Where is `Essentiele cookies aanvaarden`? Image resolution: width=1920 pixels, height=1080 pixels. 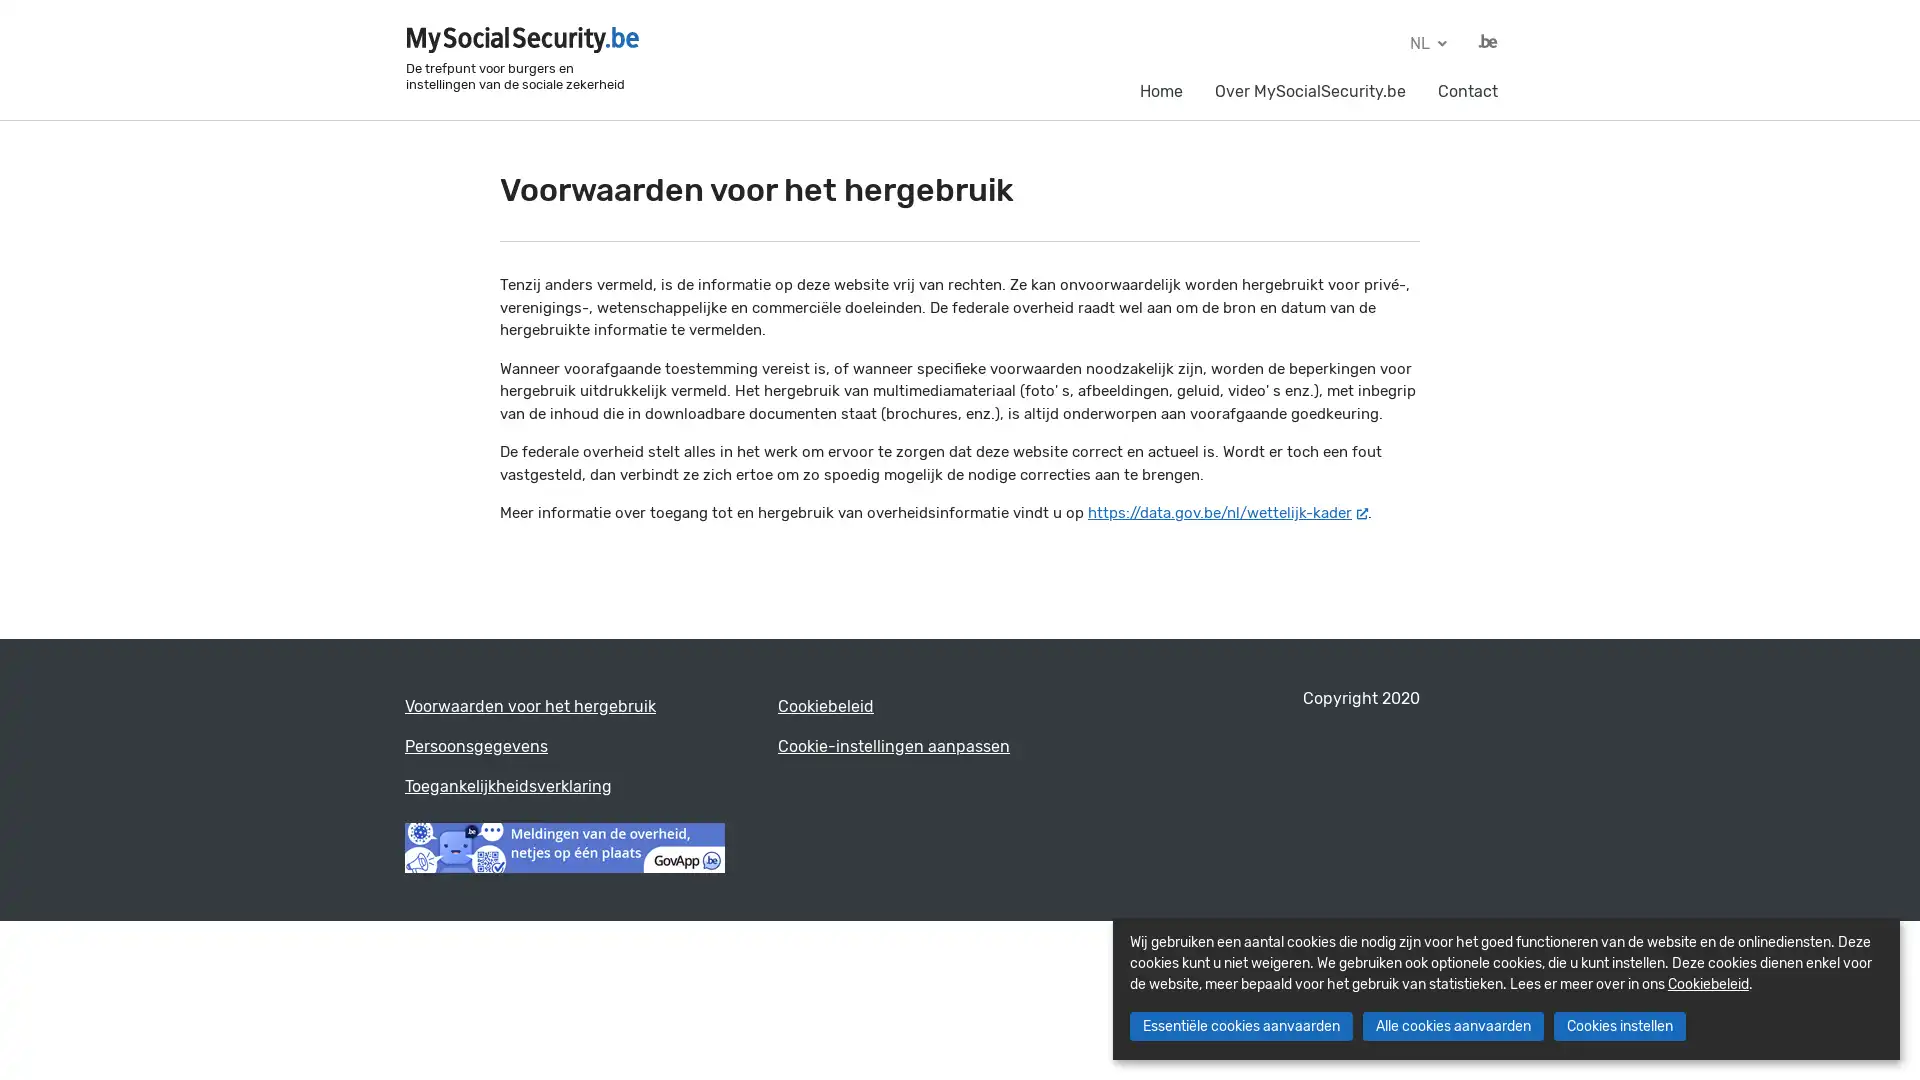 Essentiele cookies aanvaarden is located at coordinates (1239, 1026).